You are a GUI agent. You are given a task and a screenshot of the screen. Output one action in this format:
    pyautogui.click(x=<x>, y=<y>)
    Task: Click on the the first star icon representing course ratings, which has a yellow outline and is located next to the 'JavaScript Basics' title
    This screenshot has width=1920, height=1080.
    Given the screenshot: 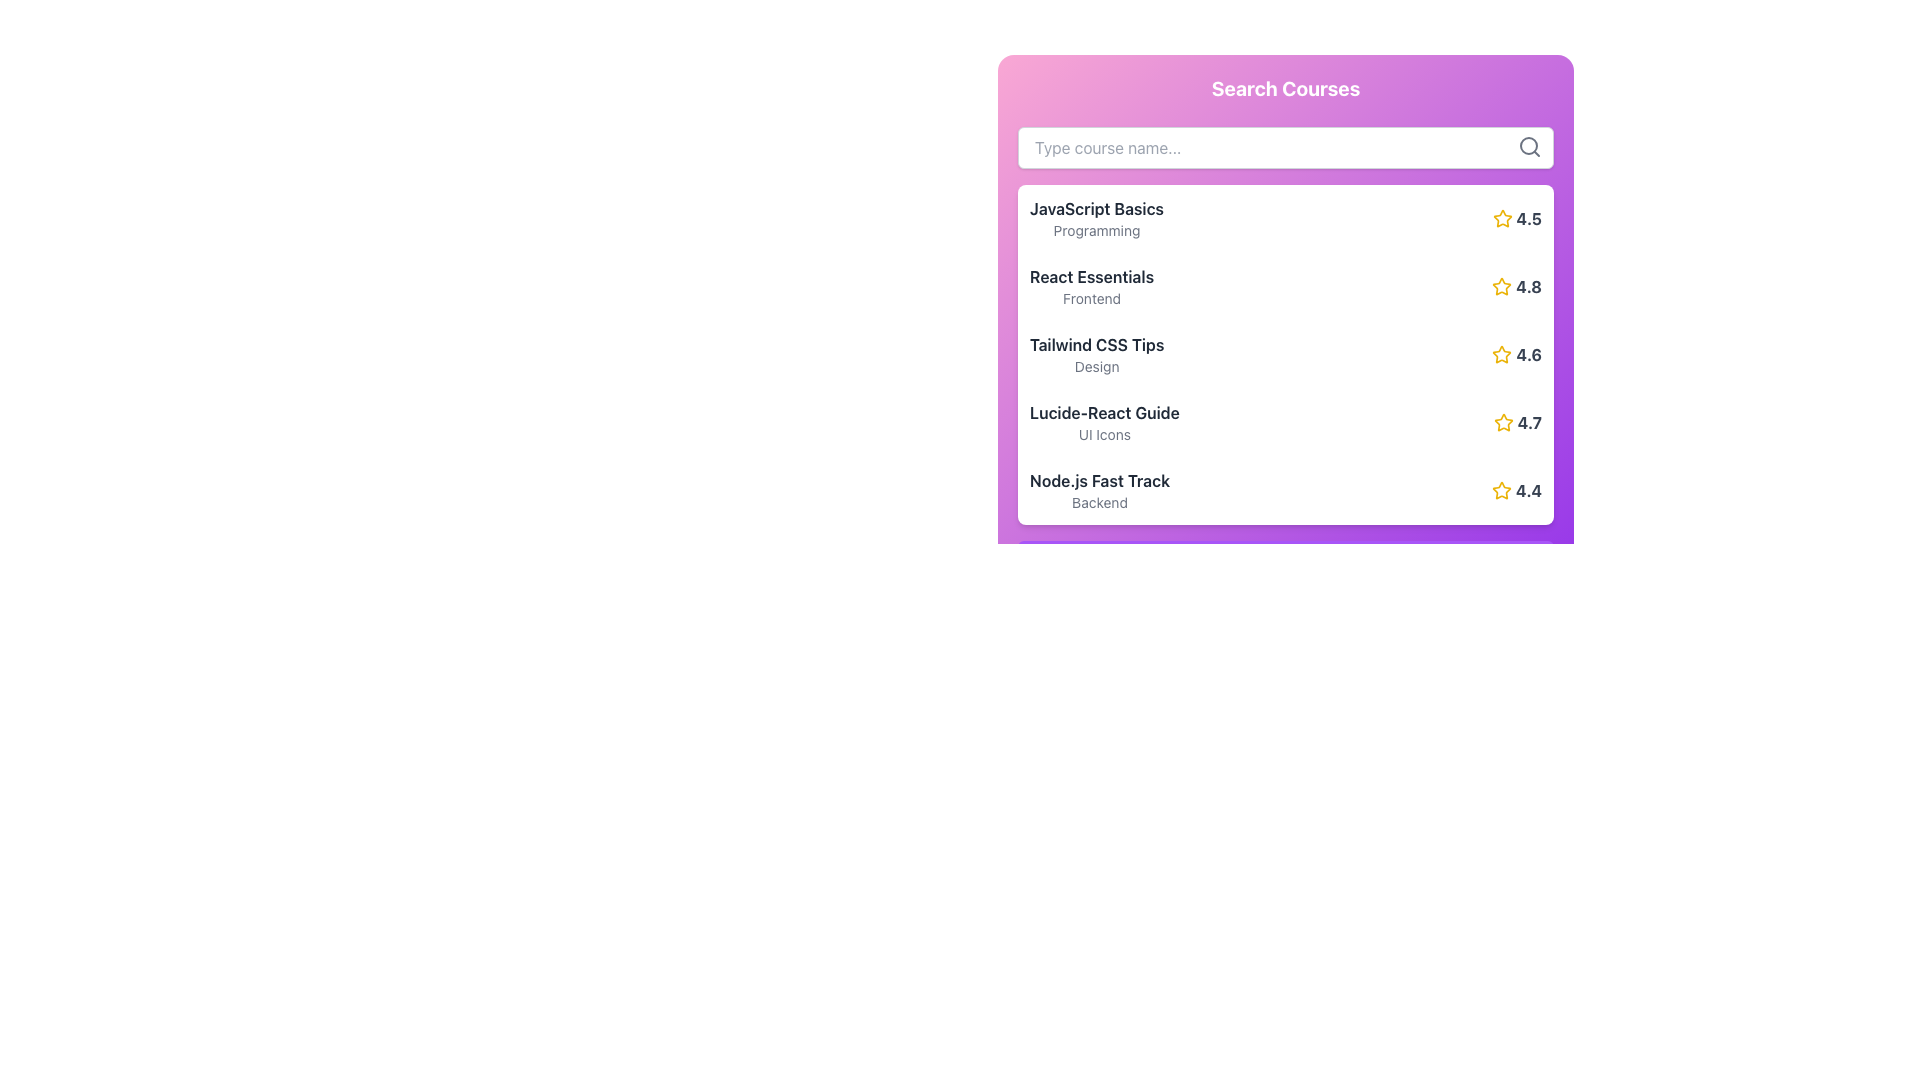 What is the action you would take?
    pyautogui.click(x=1502, y=218)
    